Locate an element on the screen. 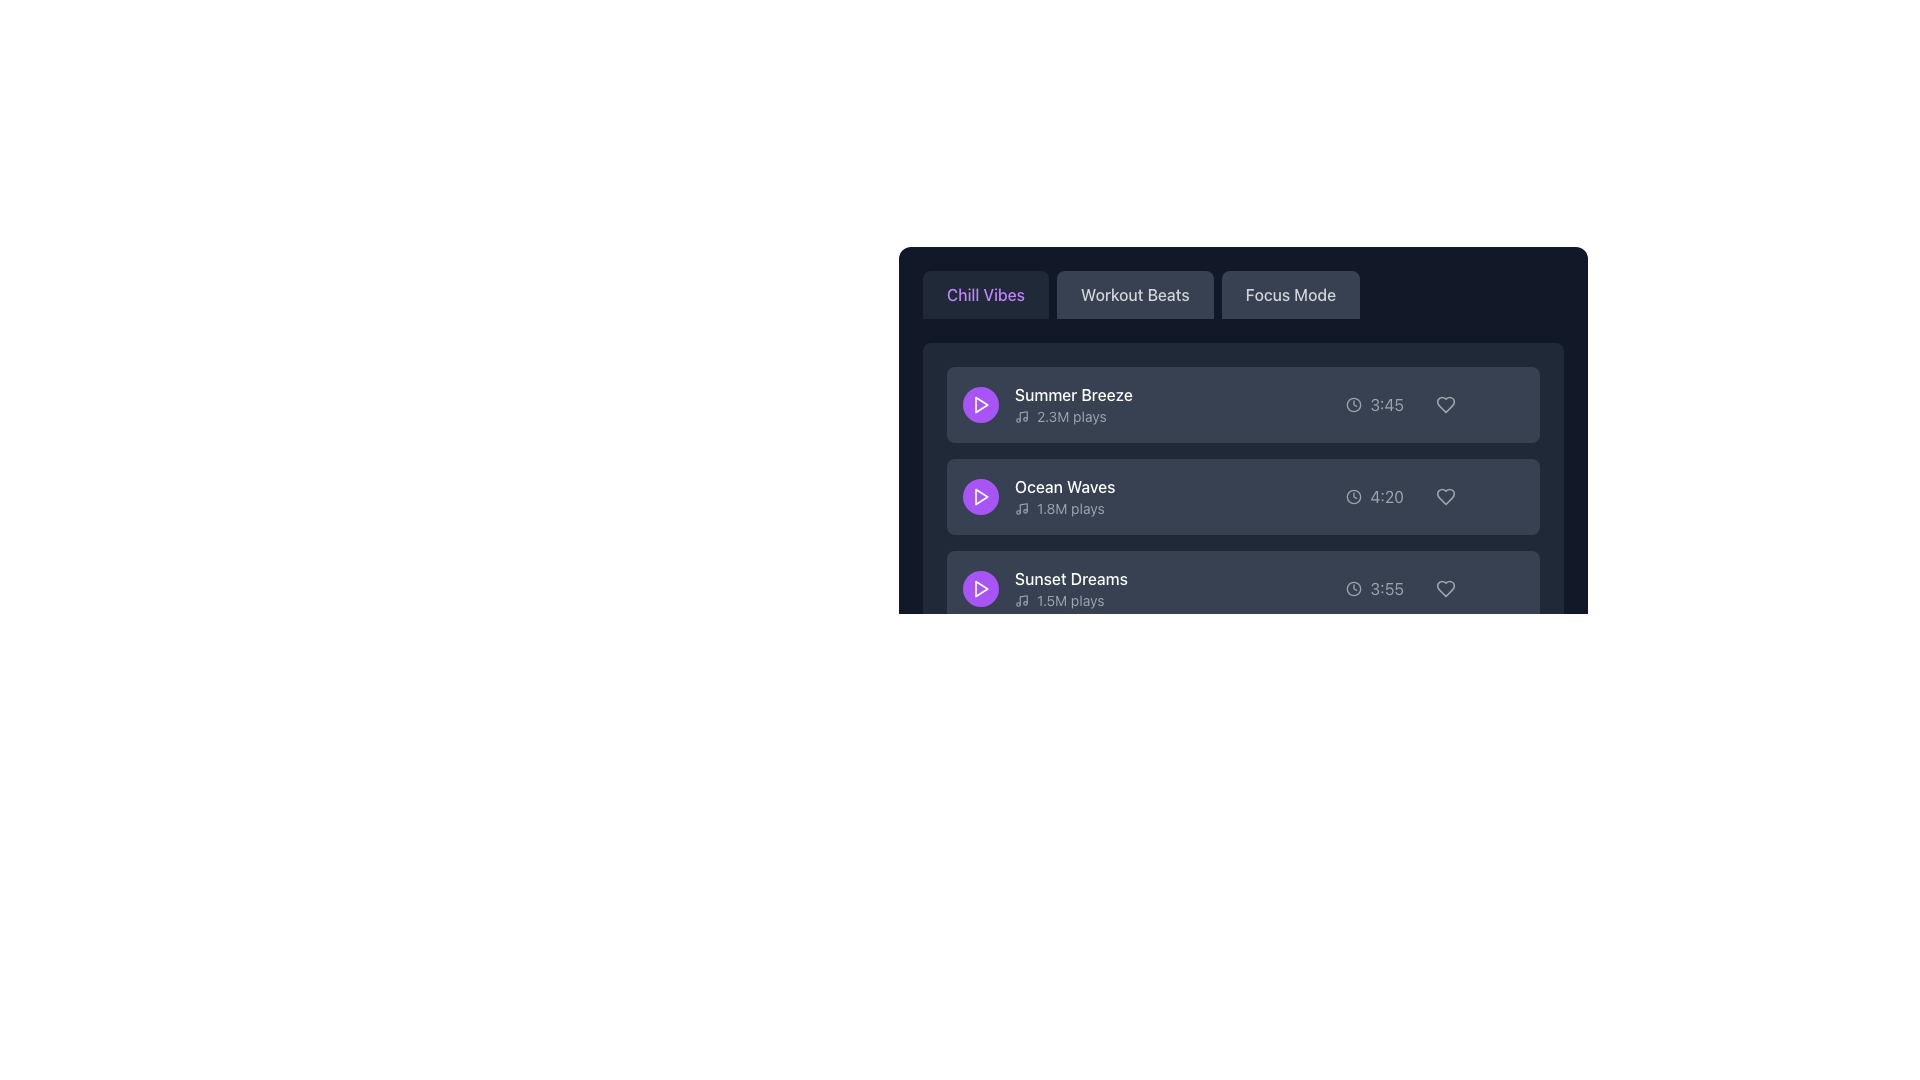  the informational text label displaying the play count of 'Sunset Dreams', located in the third row of the music list is located at coordinates (1070, 600).